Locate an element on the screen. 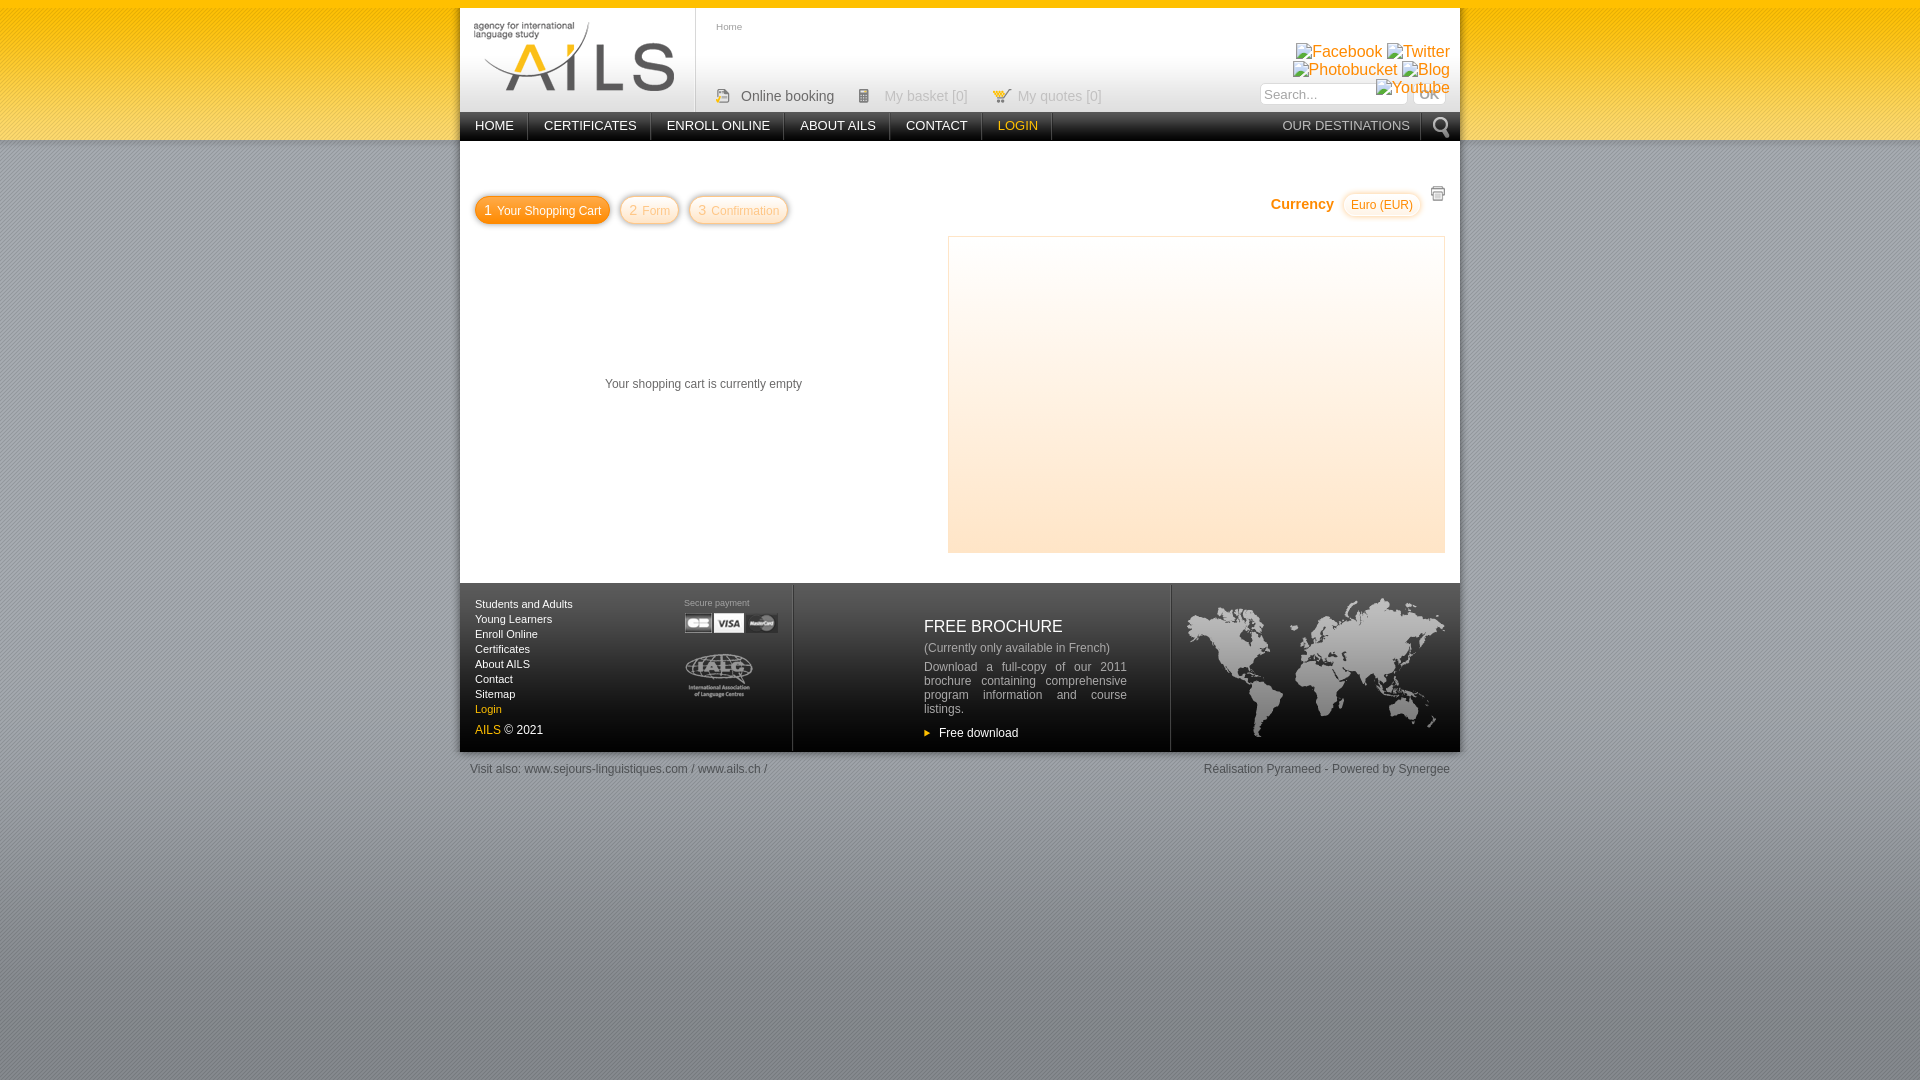  'Pyrameed' is located at coordinates (1294, 767).